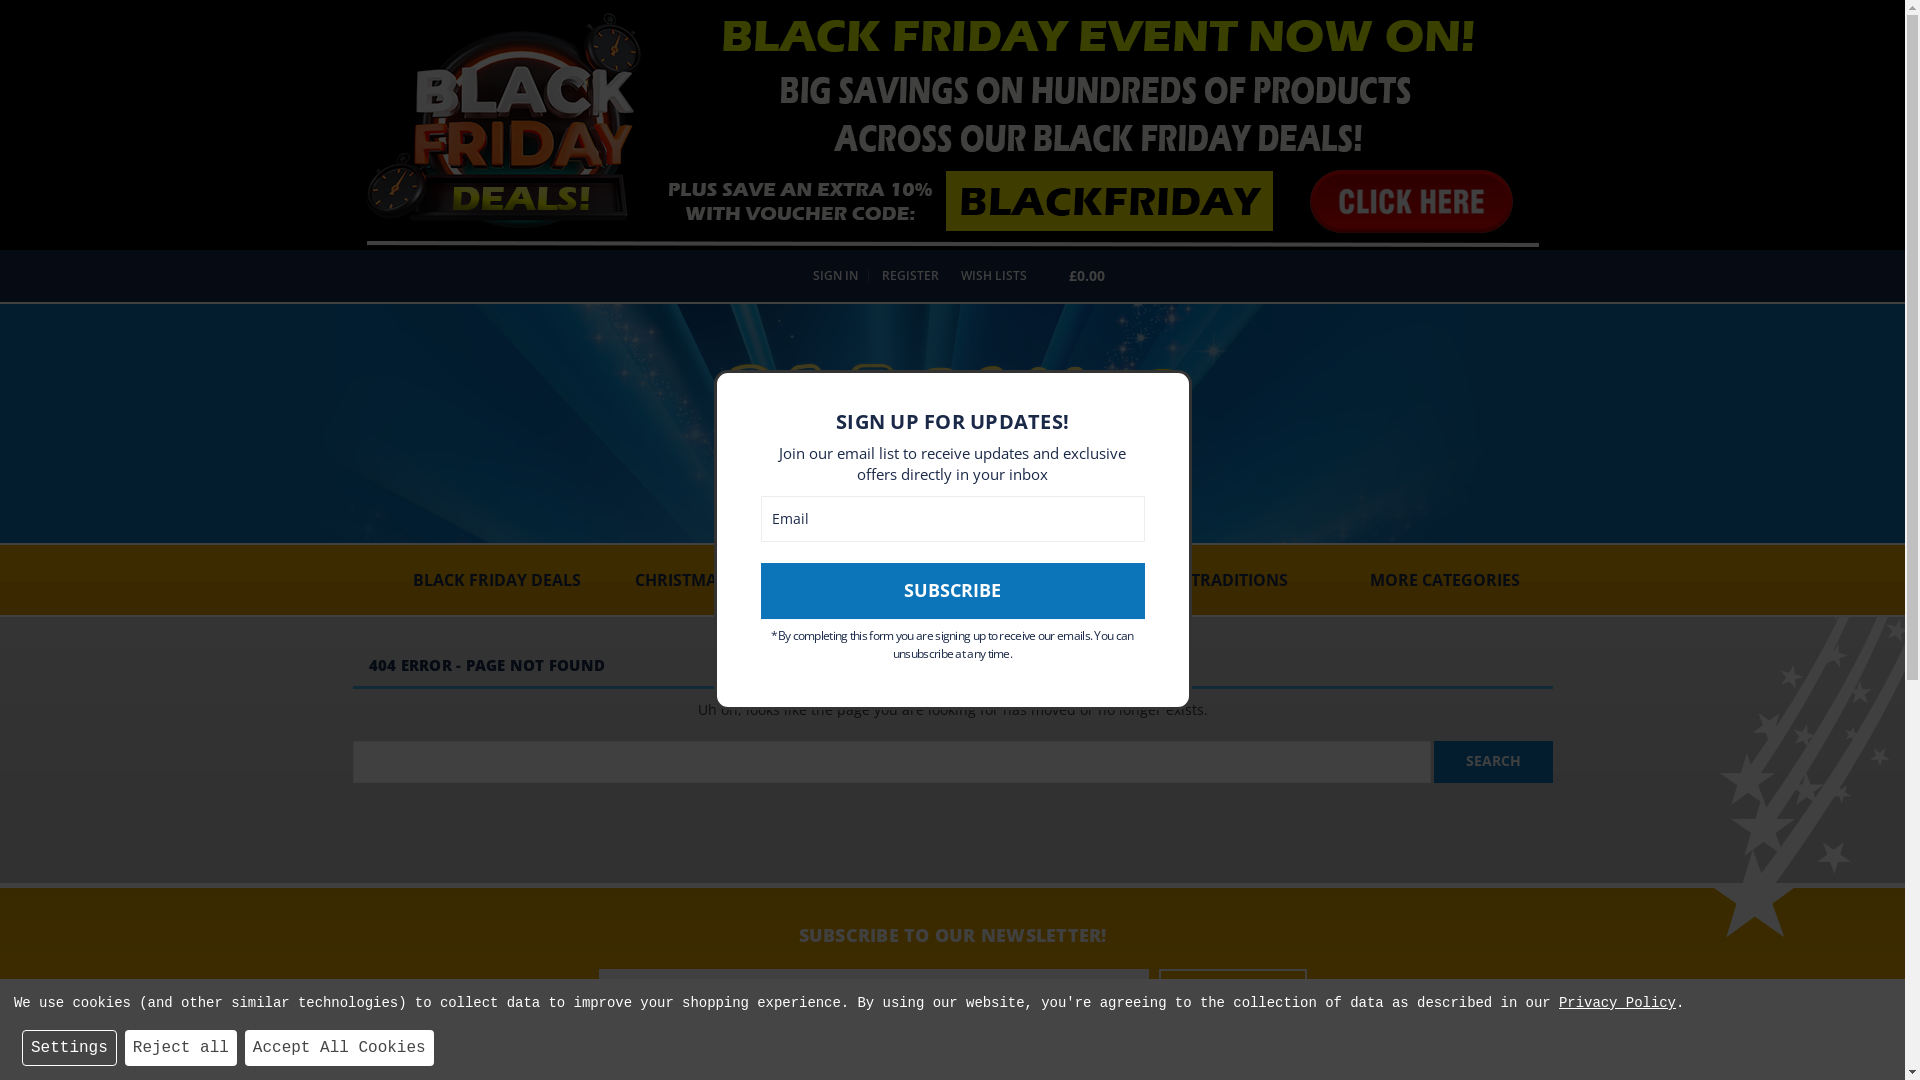 The width and height of the screenshot is (1920, 1080). Describe the element at coordinates (1617, 1002) in the screenshot. I see `'Privacy Policy'` at that location.